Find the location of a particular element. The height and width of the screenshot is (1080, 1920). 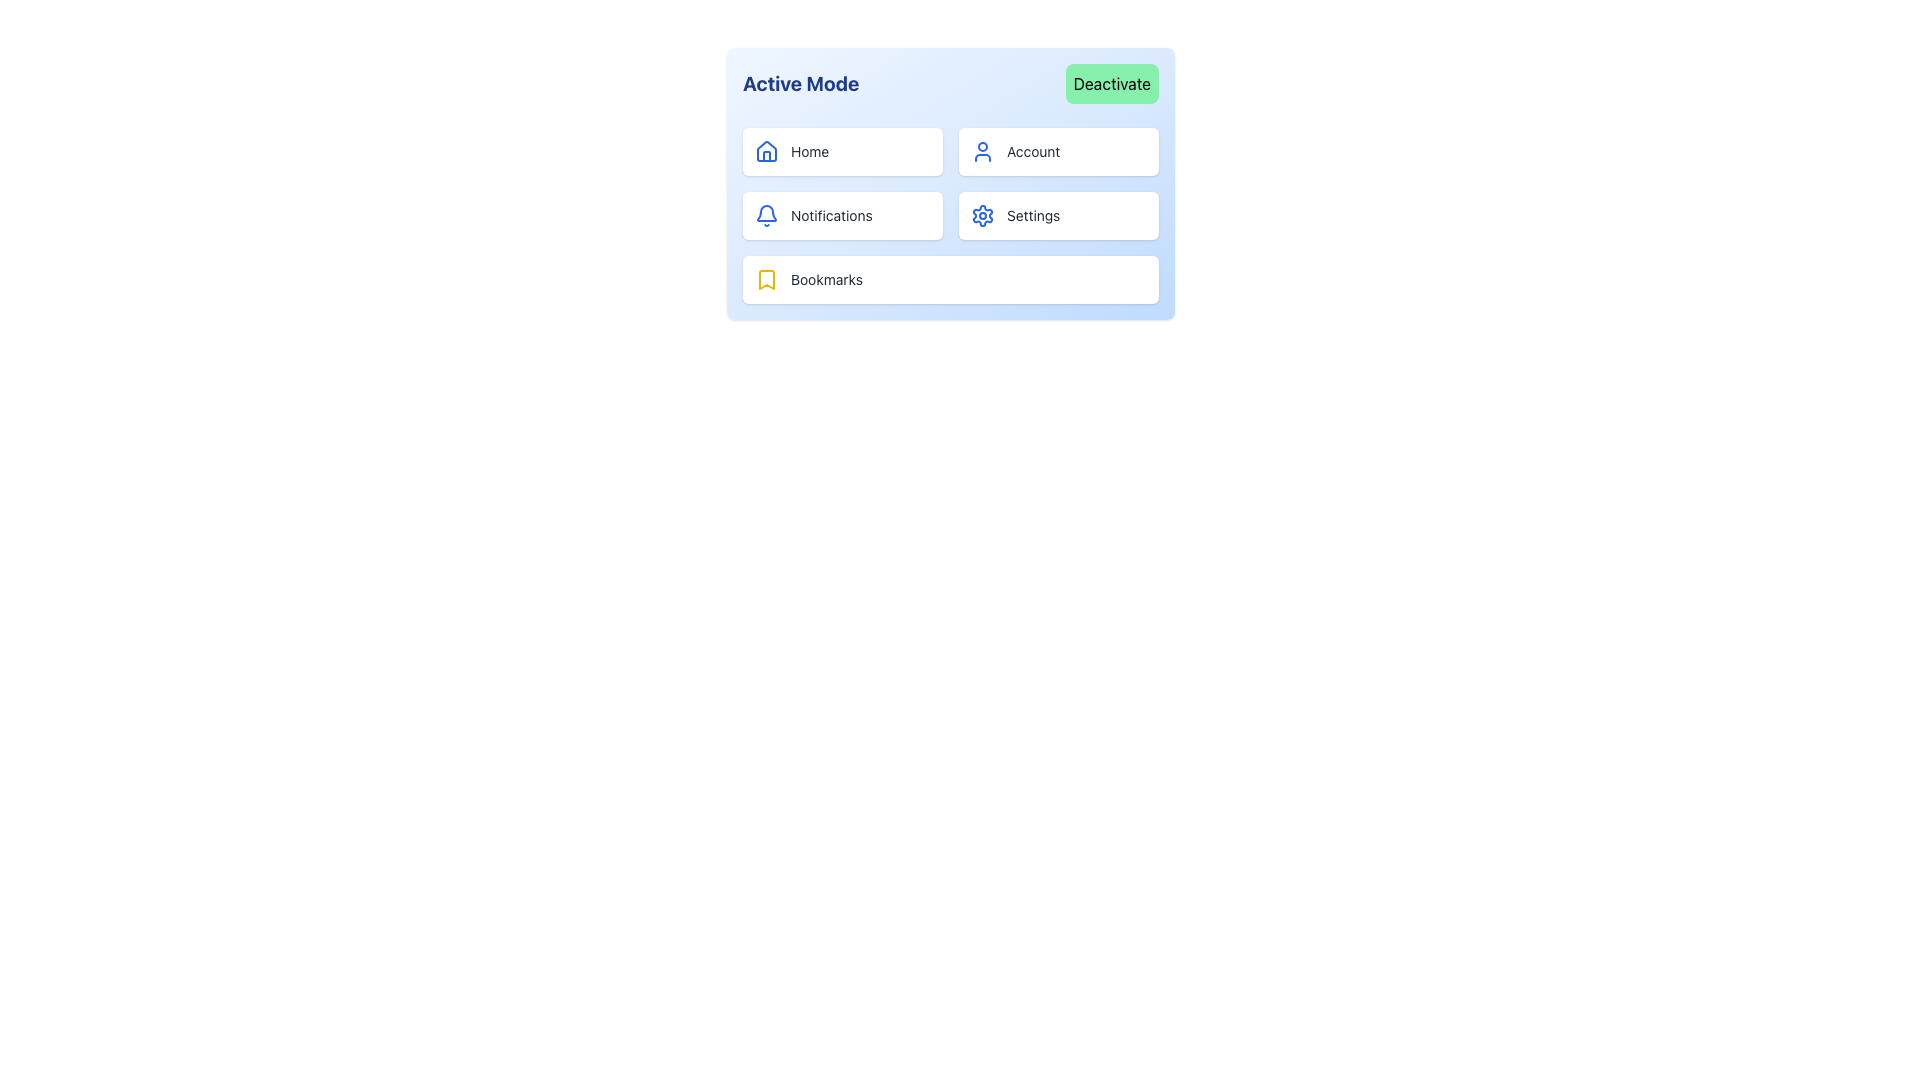

the Text Label that identifies the Account-related actions, located to the right of the user icon in the Active Mode section is located at coordinates (1033, 150).